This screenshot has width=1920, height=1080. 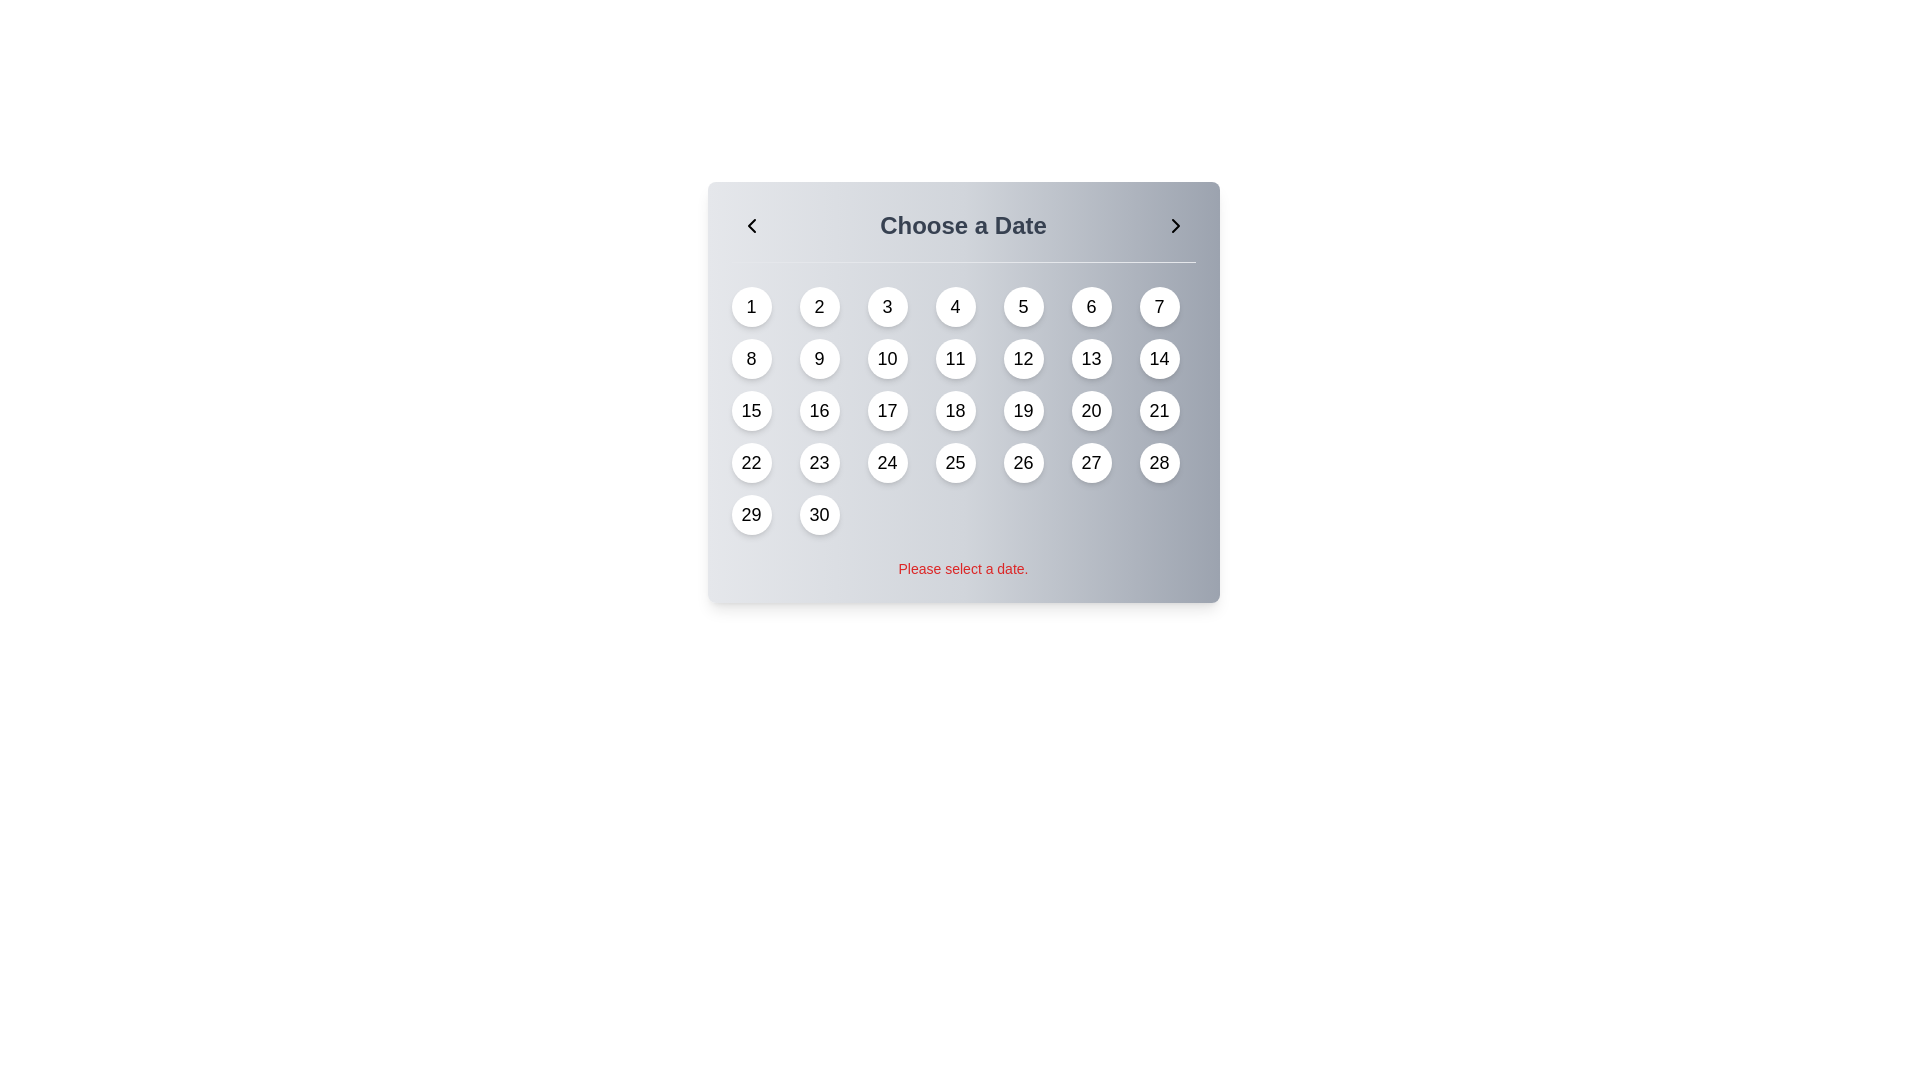 I want to click on the circular button labeled '28', located in the fourth row and seventh column of the calendar's date selector grid, so click(x=1159, y=462).